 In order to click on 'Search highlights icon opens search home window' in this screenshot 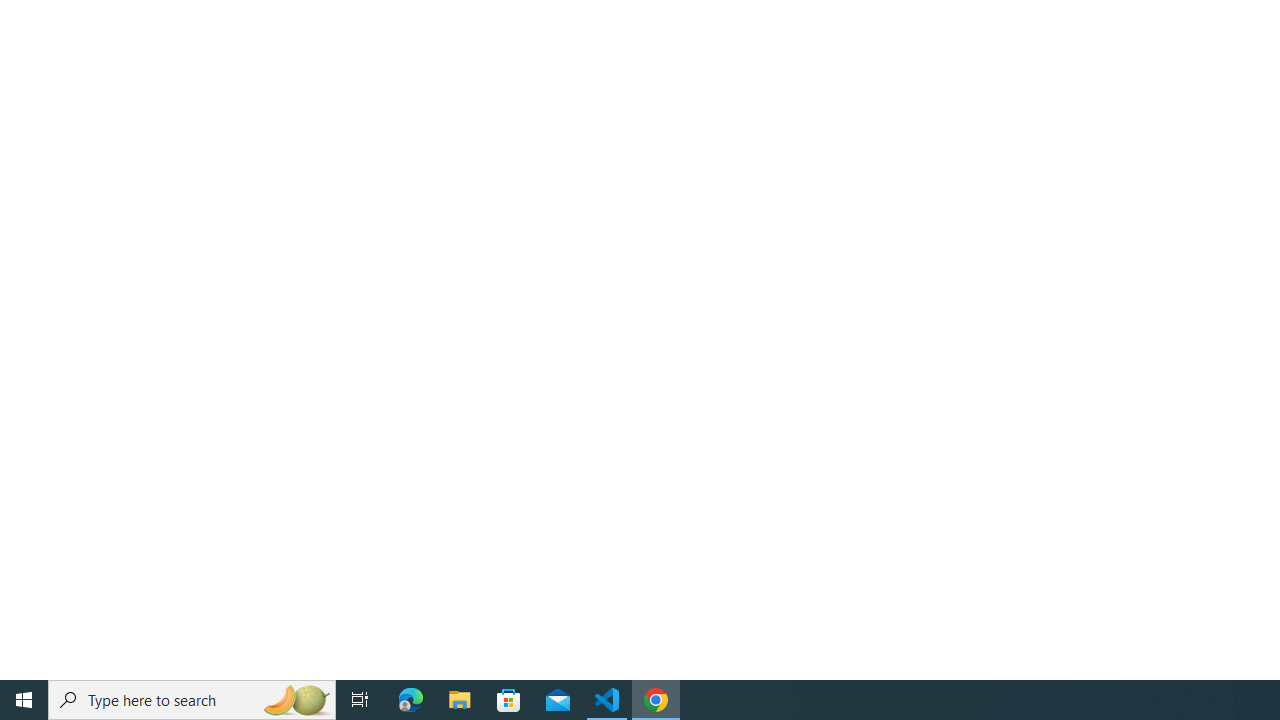, I will do `click(294, 698)`.